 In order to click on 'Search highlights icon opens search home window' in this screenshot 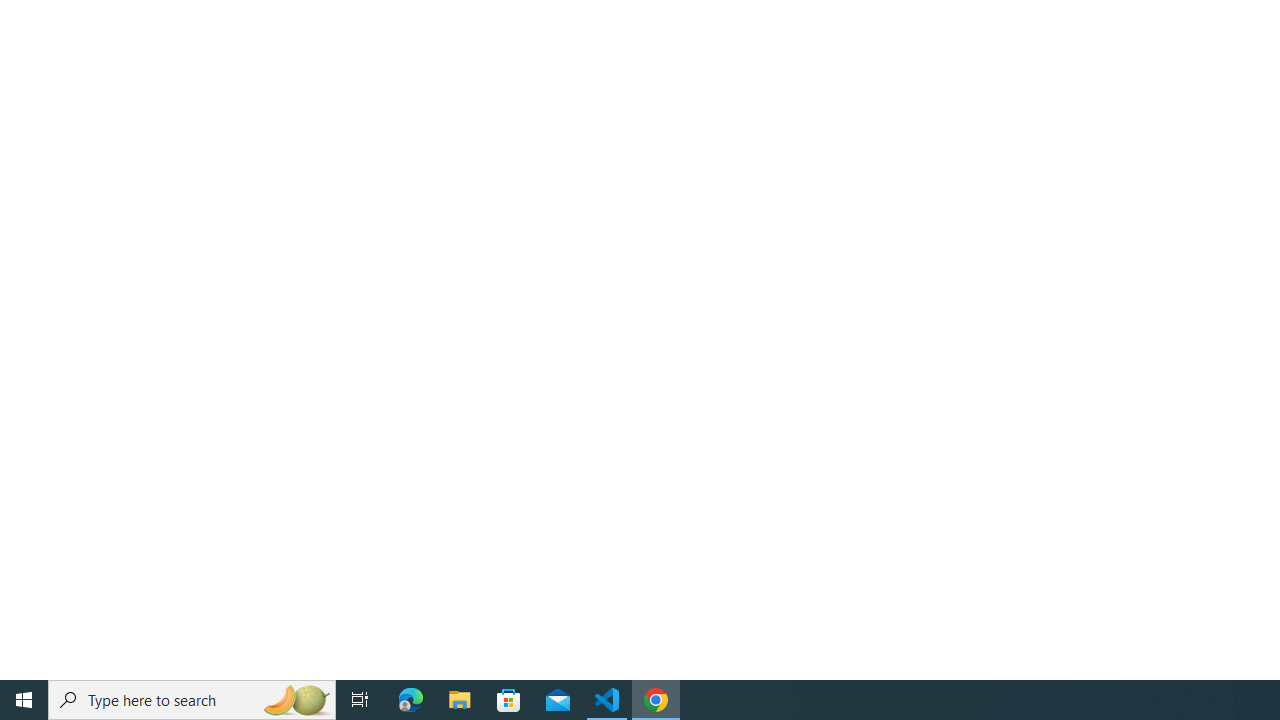, I will do `click(294, 698)`.